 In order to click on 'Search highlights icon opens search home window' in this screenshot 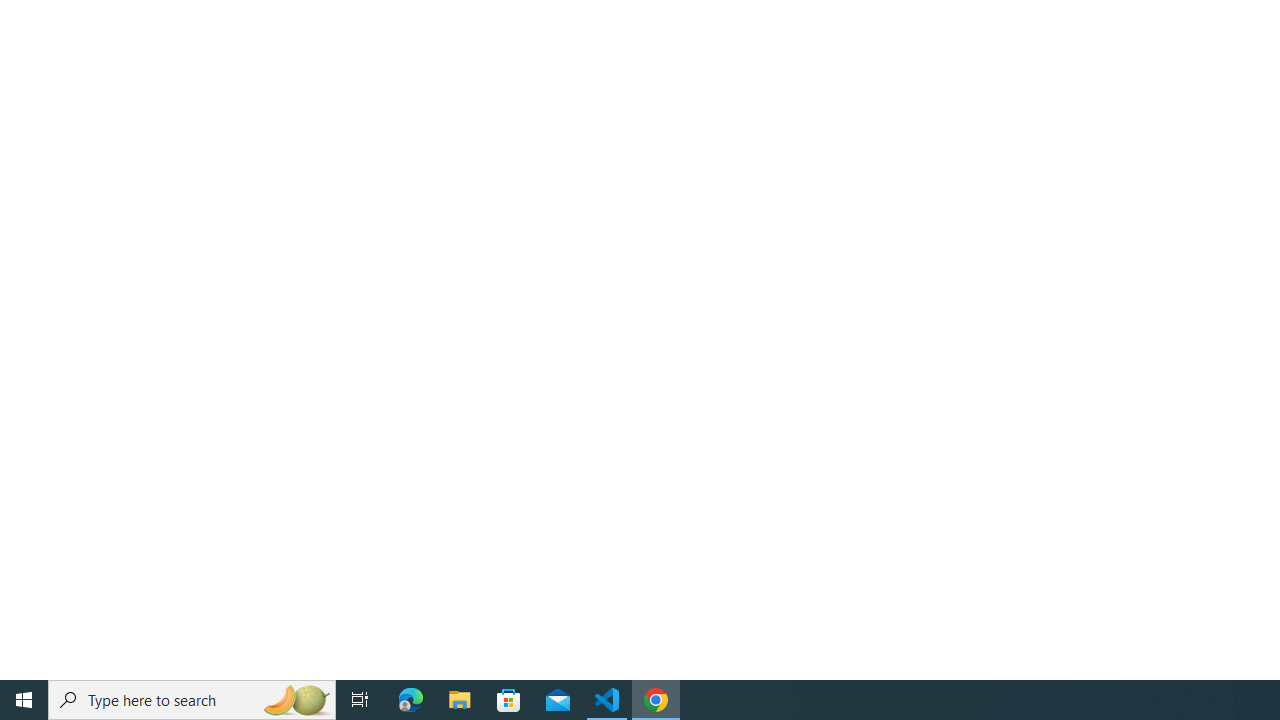, I will do `click(294, 698)`.